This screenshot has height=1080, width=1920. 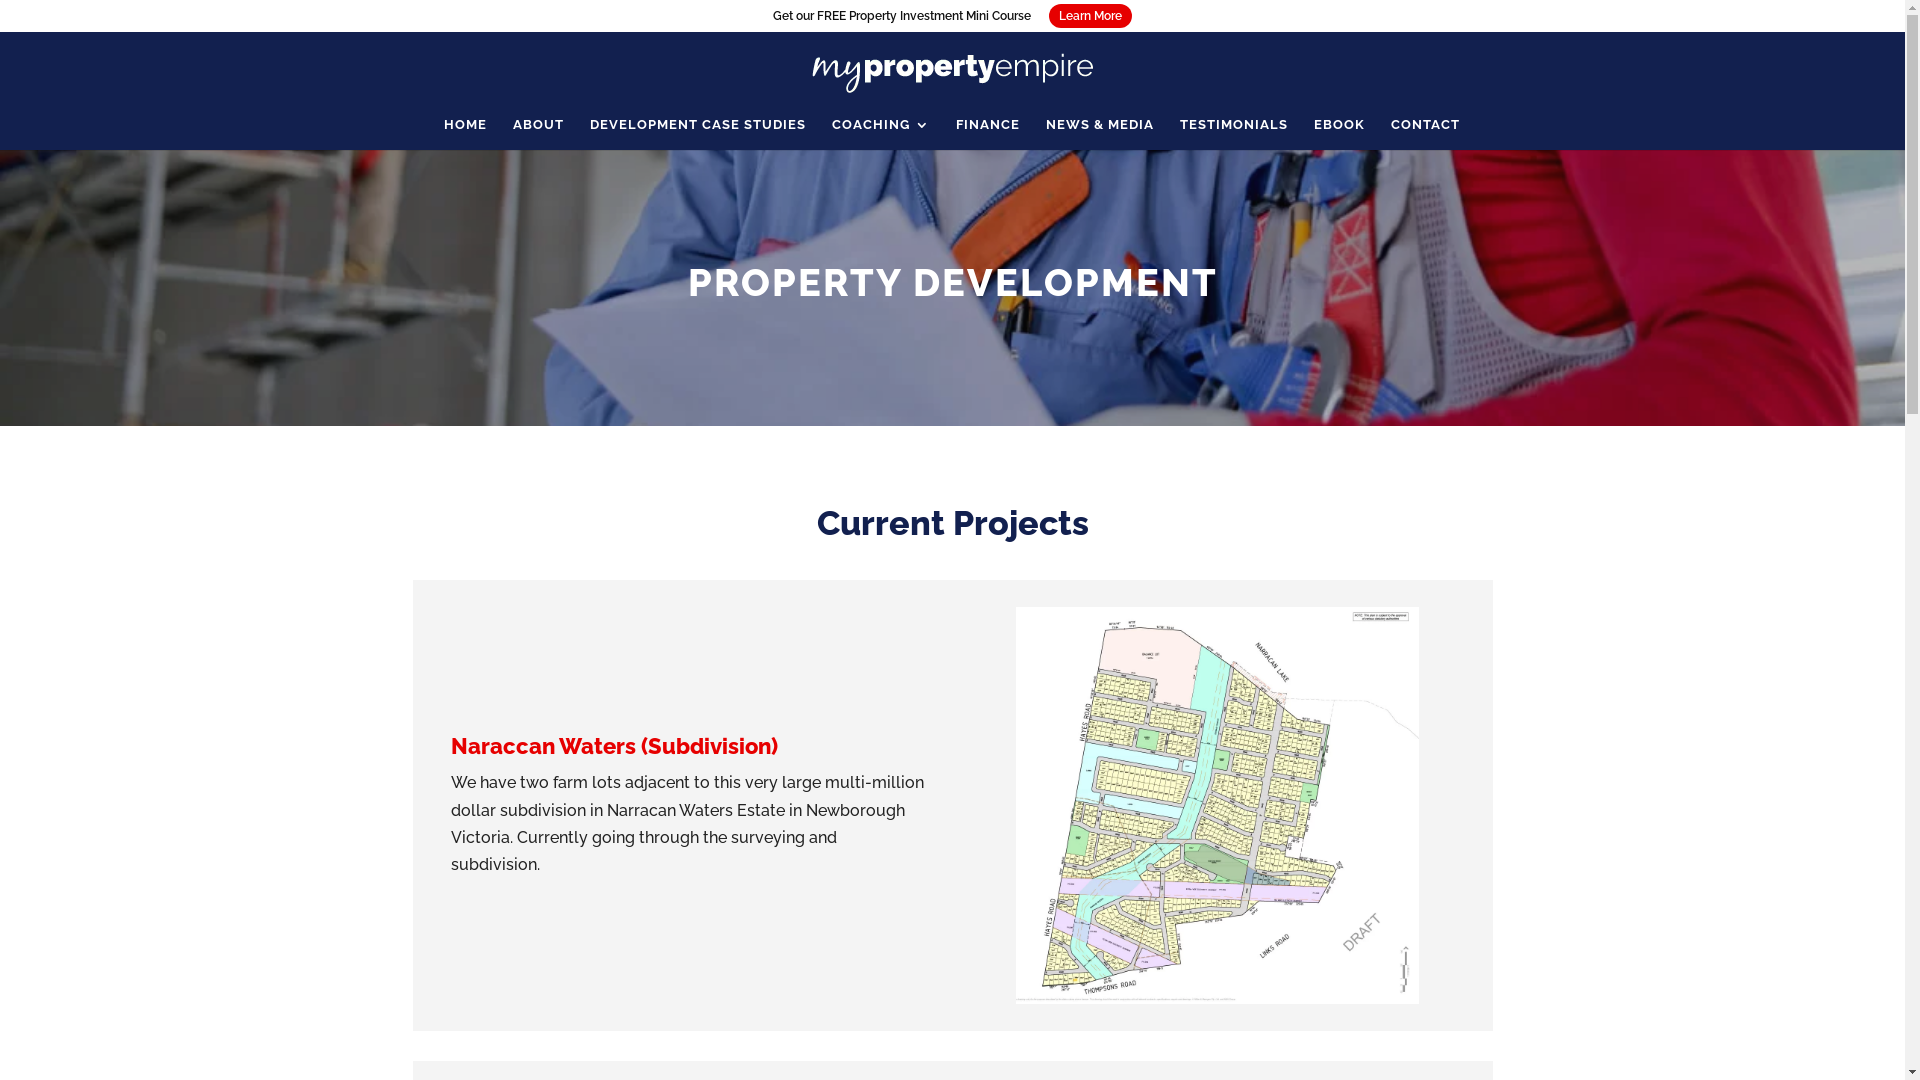 I want to click on 'COACHING', so click(x=831, y=134).